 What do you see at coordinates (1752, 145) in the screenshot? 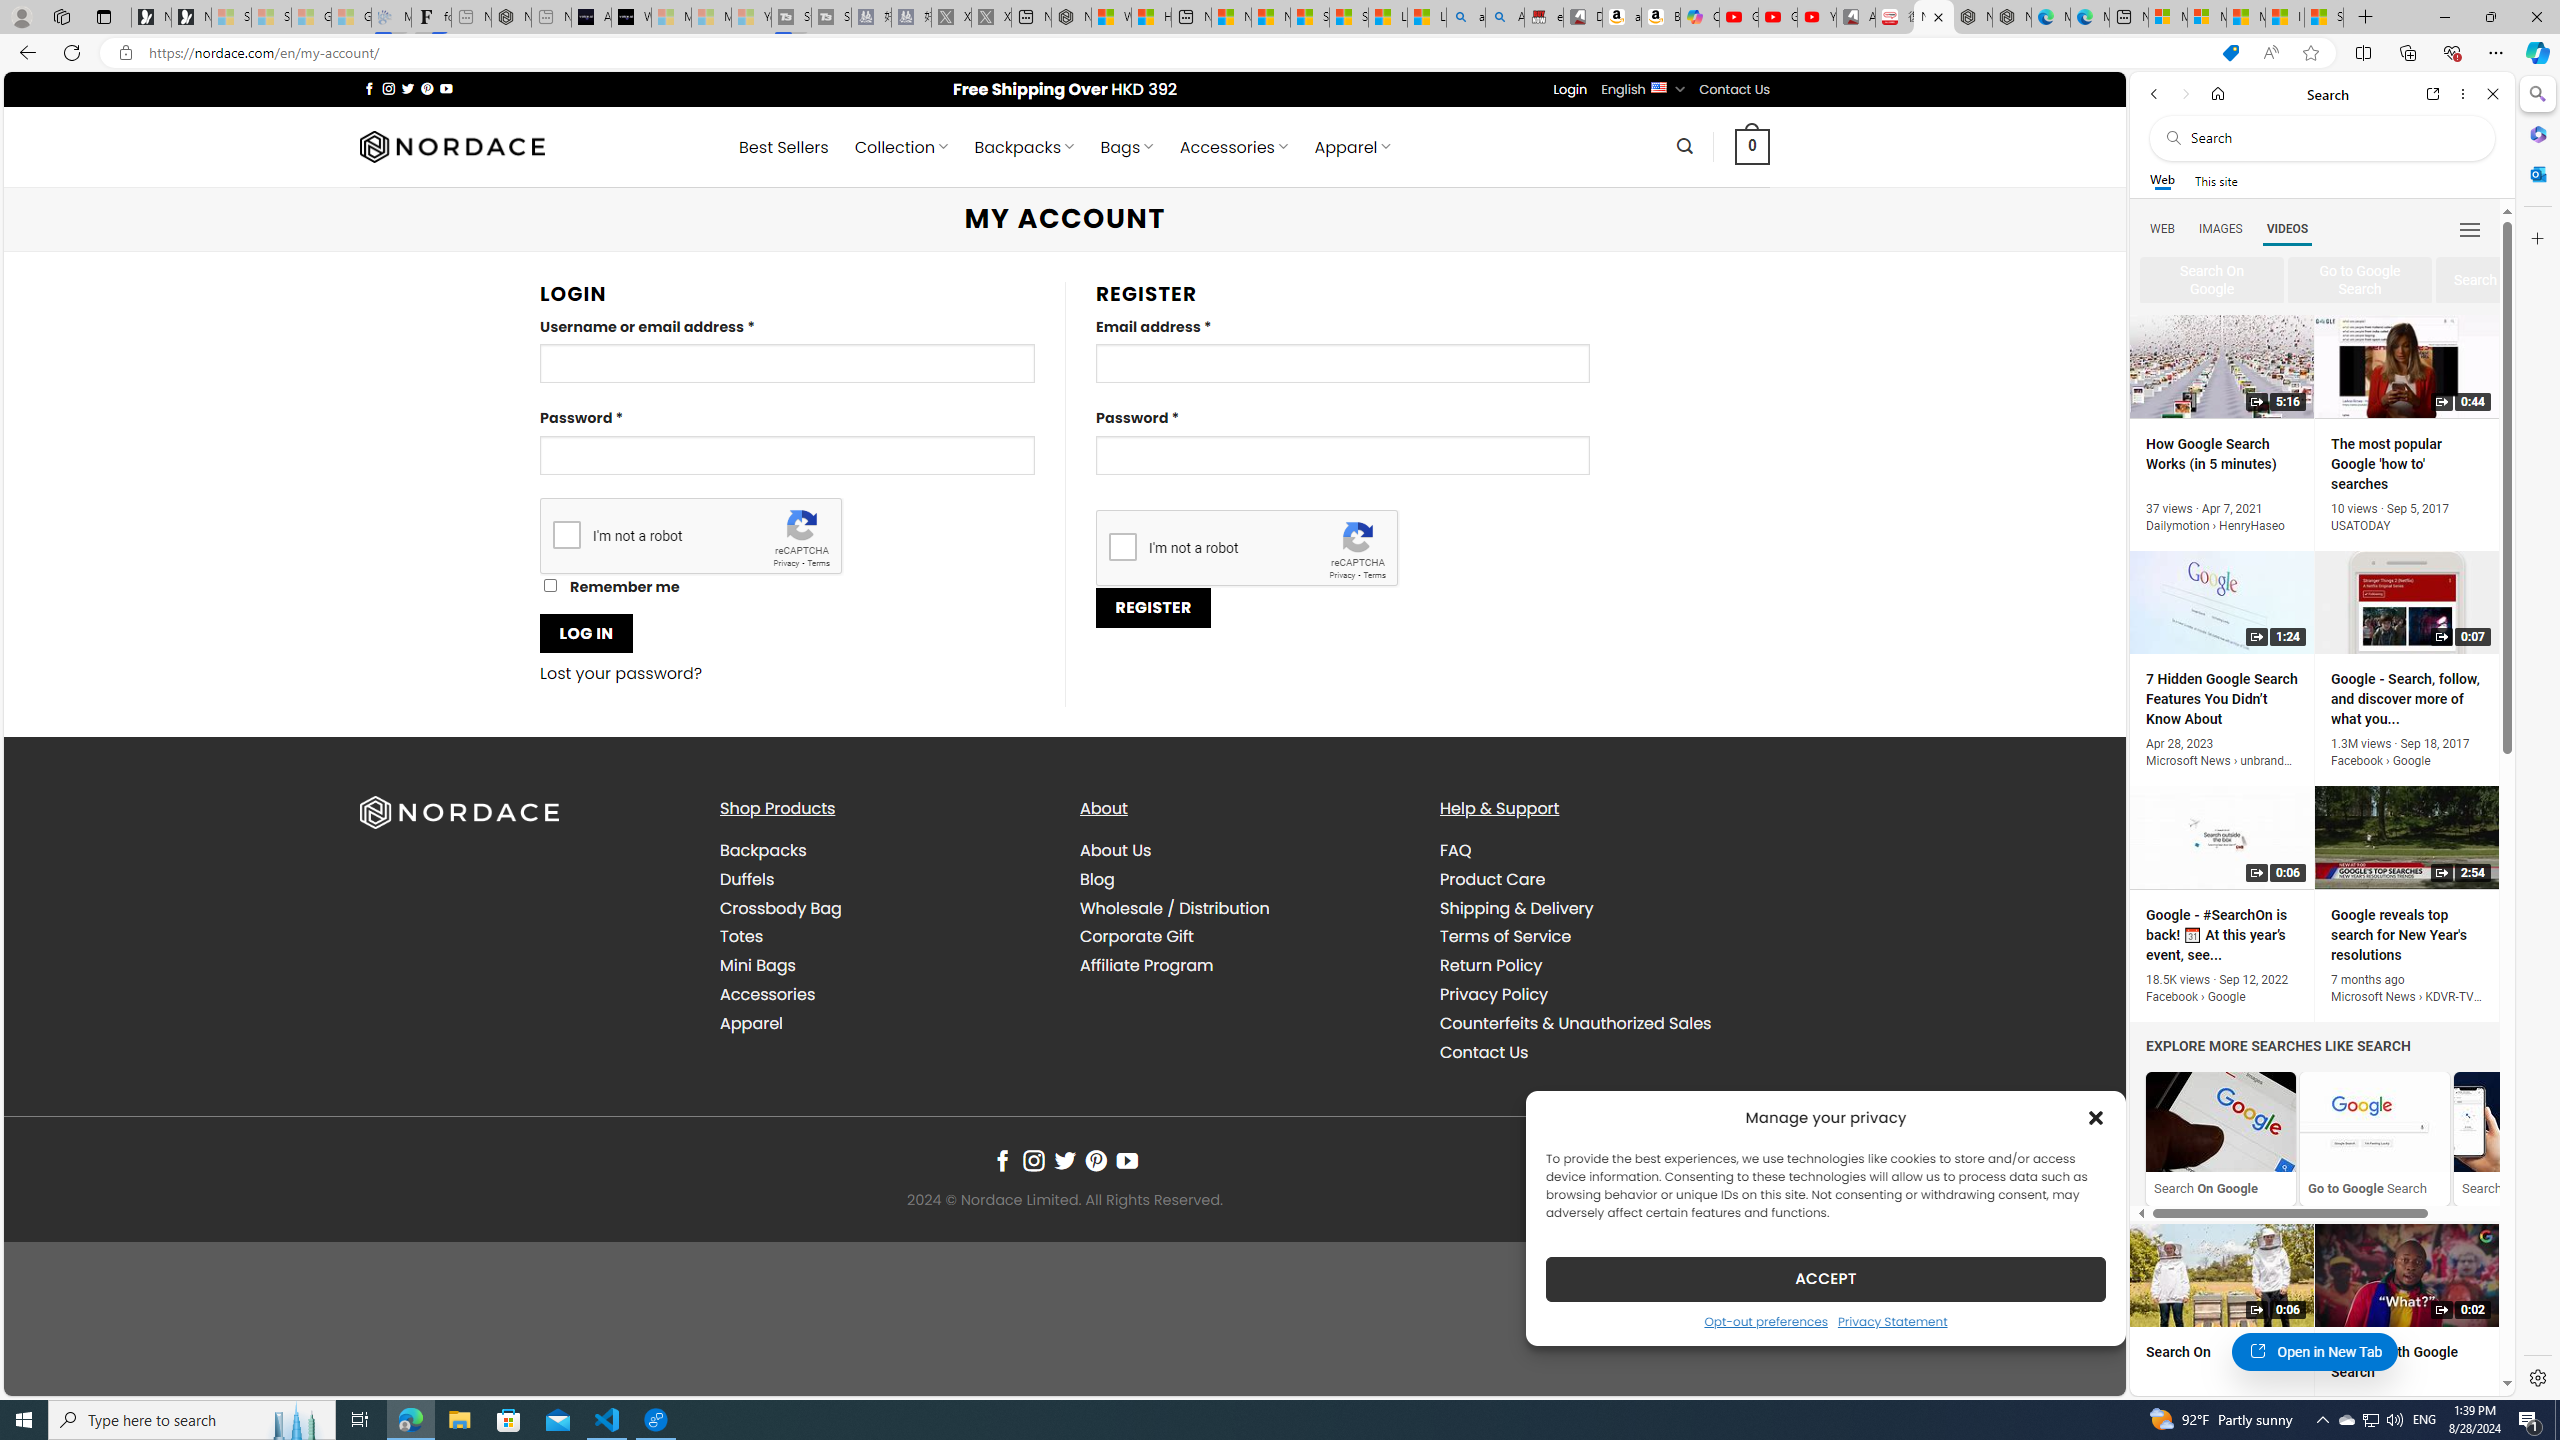
I see `'  0  '` at bounding box center [1752, 145].